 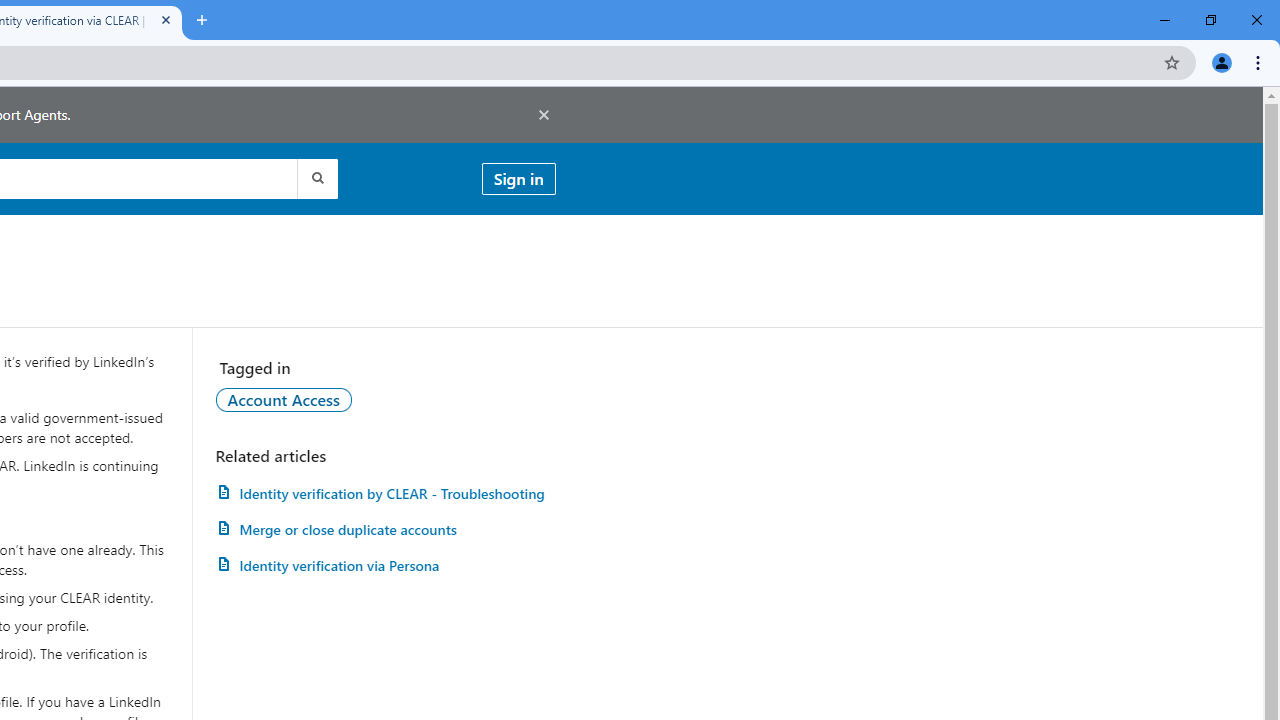 What do you see at coordinates (282, 399) in the screenshot?
I see `'Account Access'` at bounding box center [282, 399].